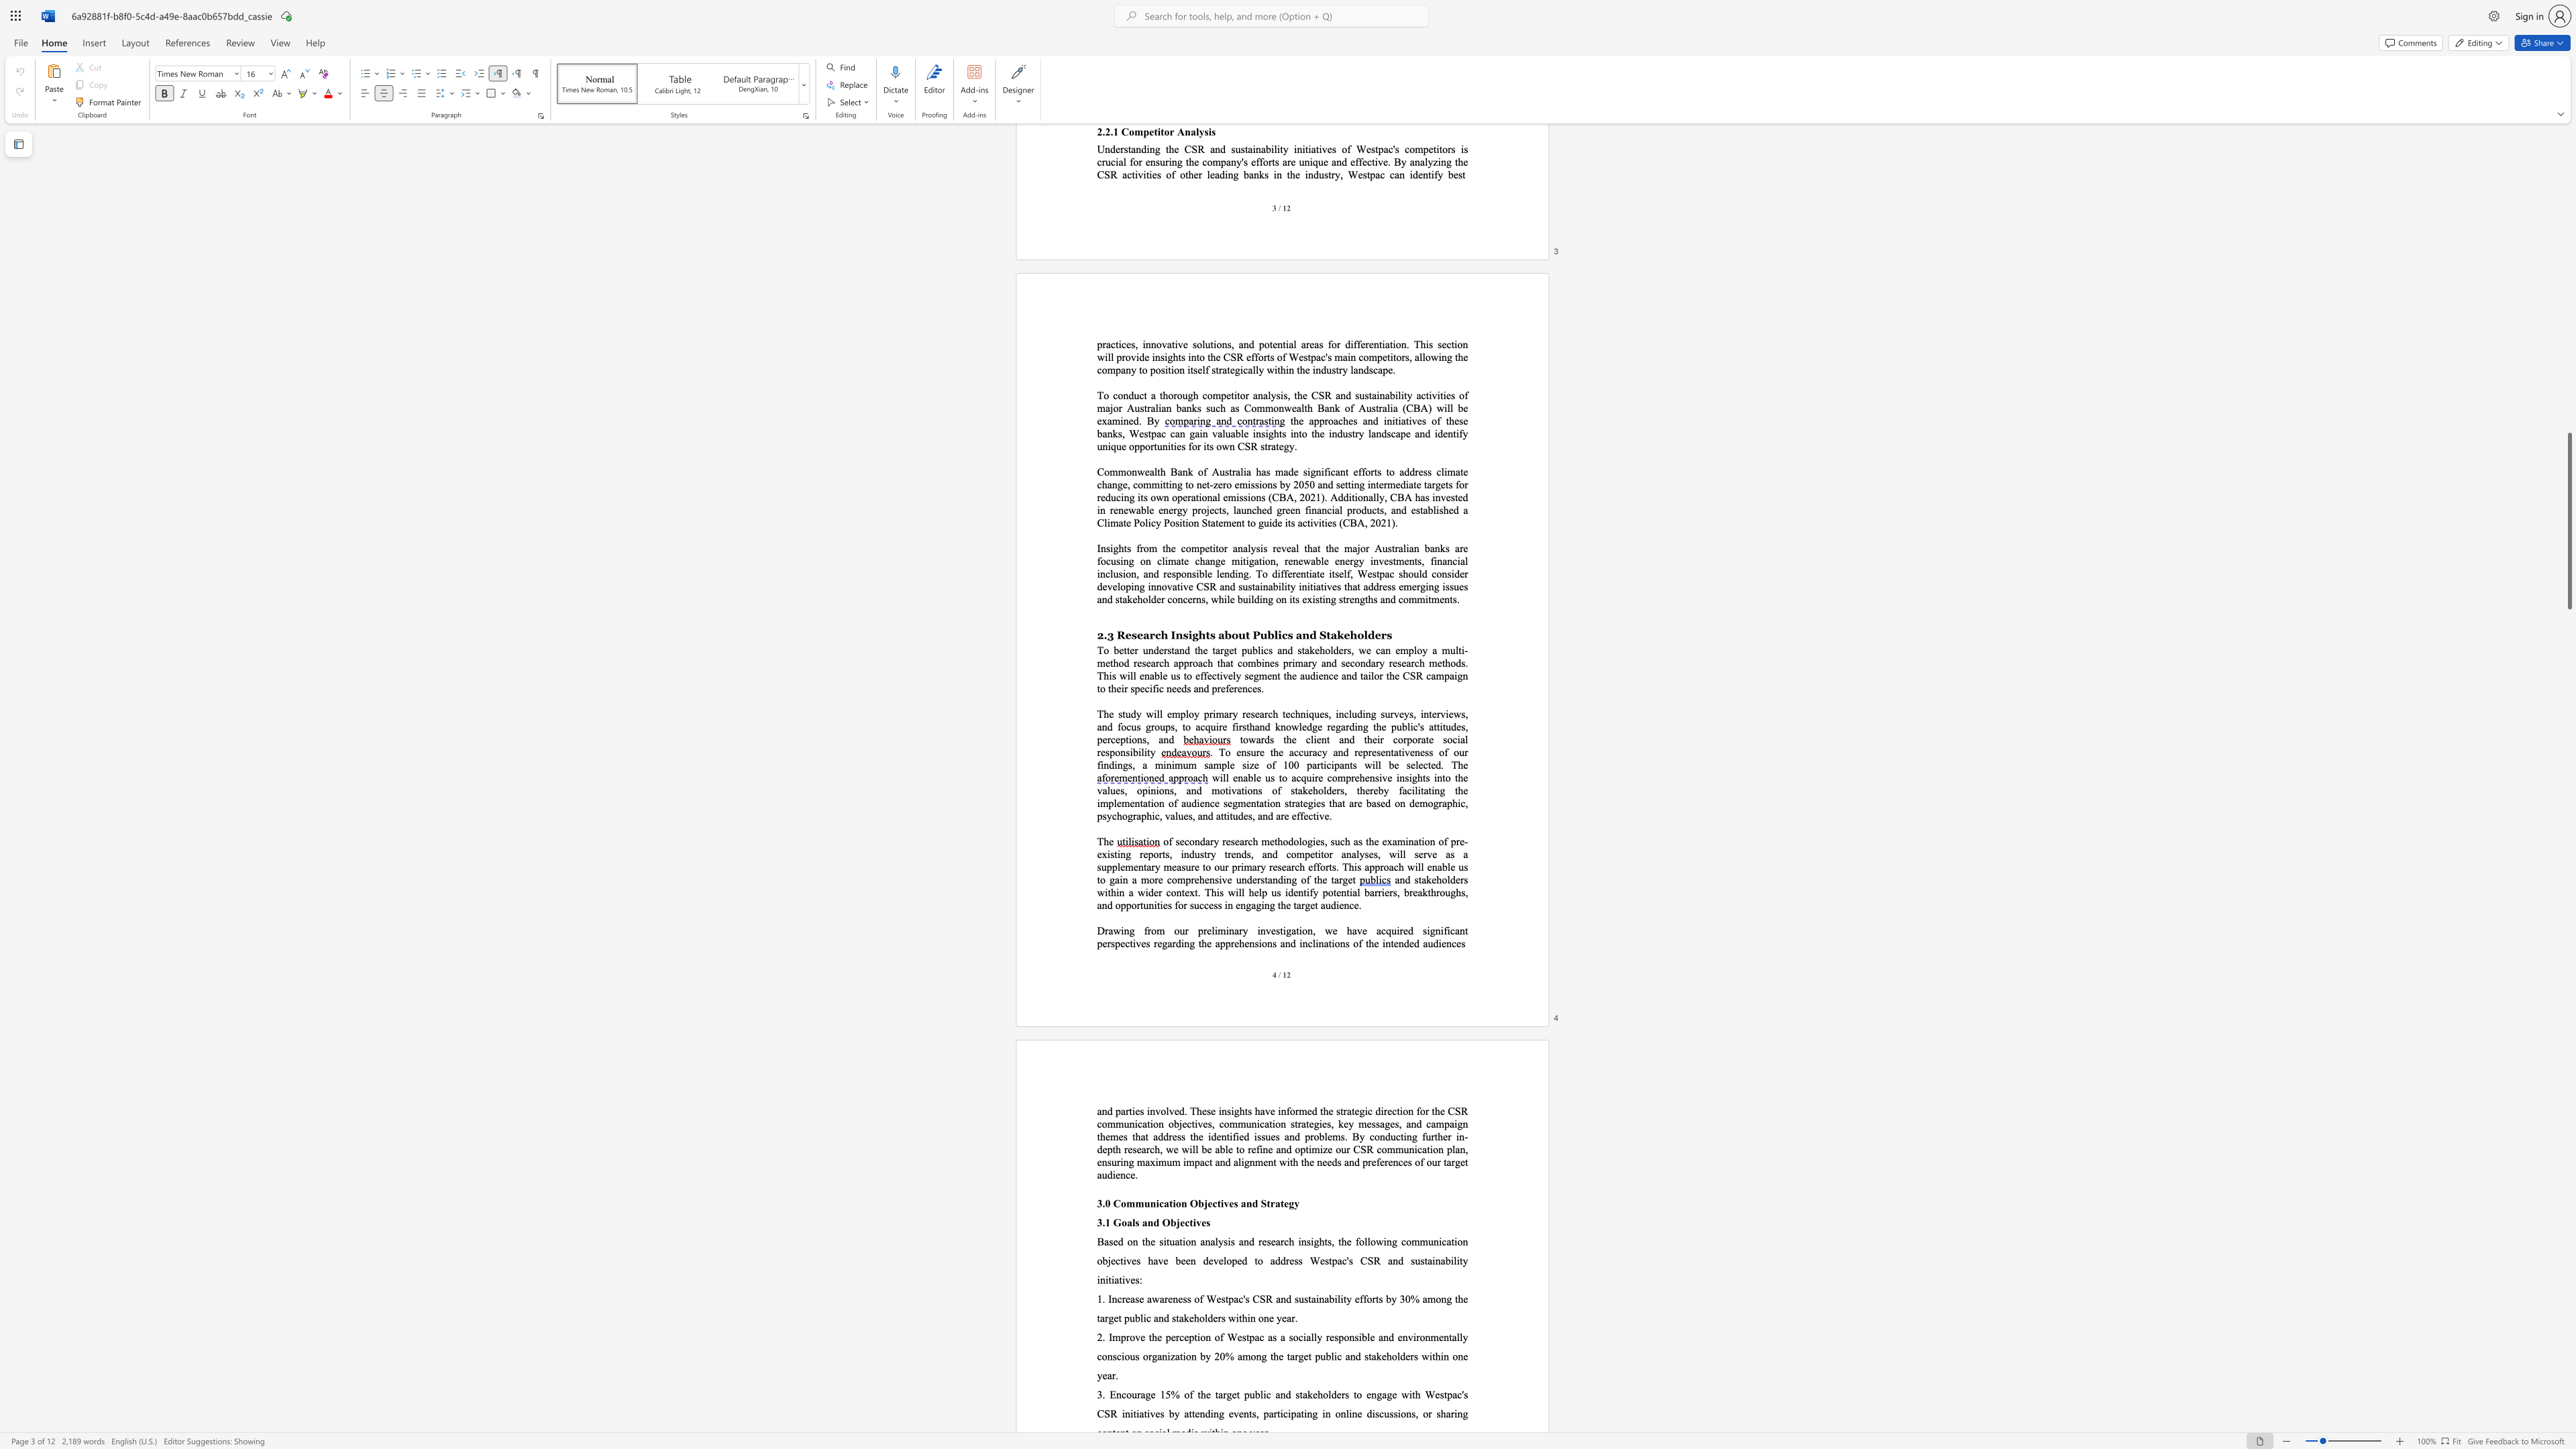 Image resolution: width=2576 pixels, height=1449 pixels. Describe the element at coordinates (1462, 878) in the screenshot. I see `the subset text "s within a wid" within the text "and stakeholders within a wider context. This will help us"` at that location.